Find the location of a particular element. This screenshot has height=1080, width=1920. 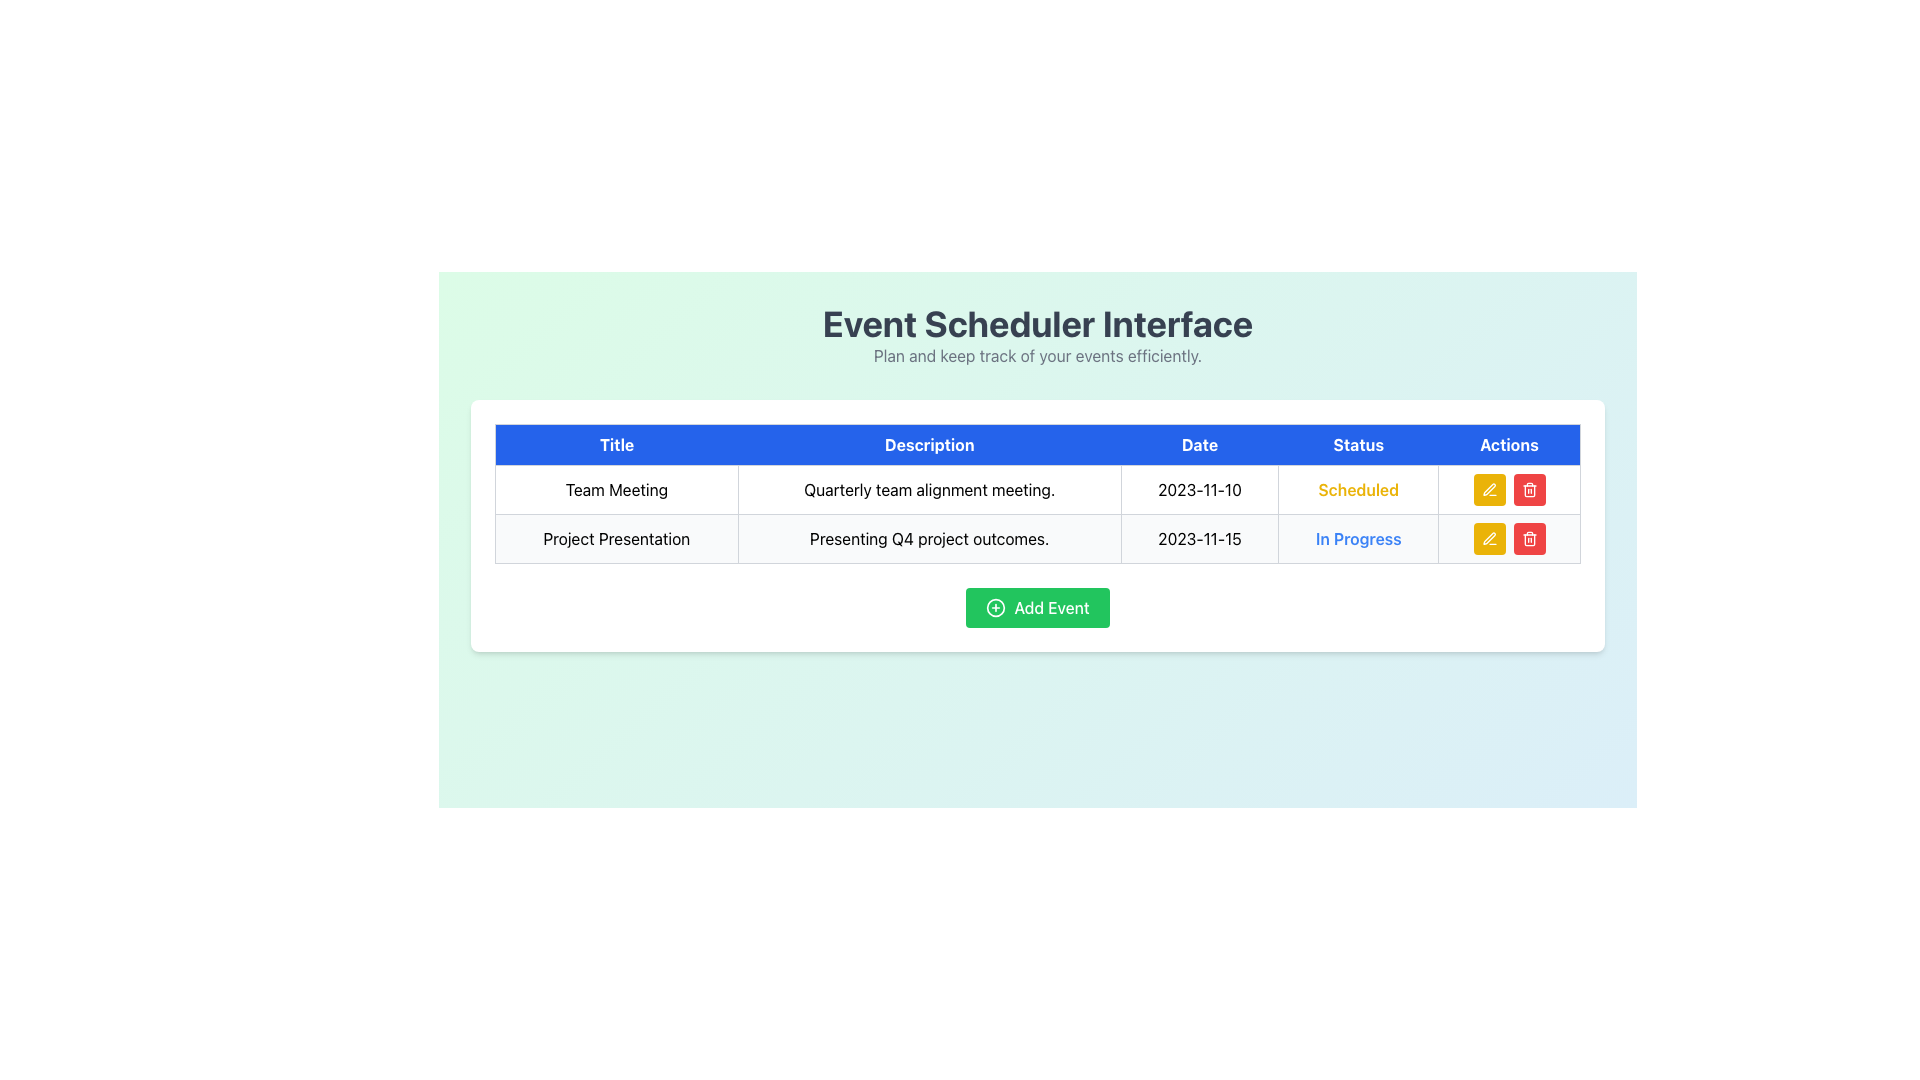

the pen icon in the 'Actions' column of the 'Project Presentation' row is located at coordinates (1489, 489).